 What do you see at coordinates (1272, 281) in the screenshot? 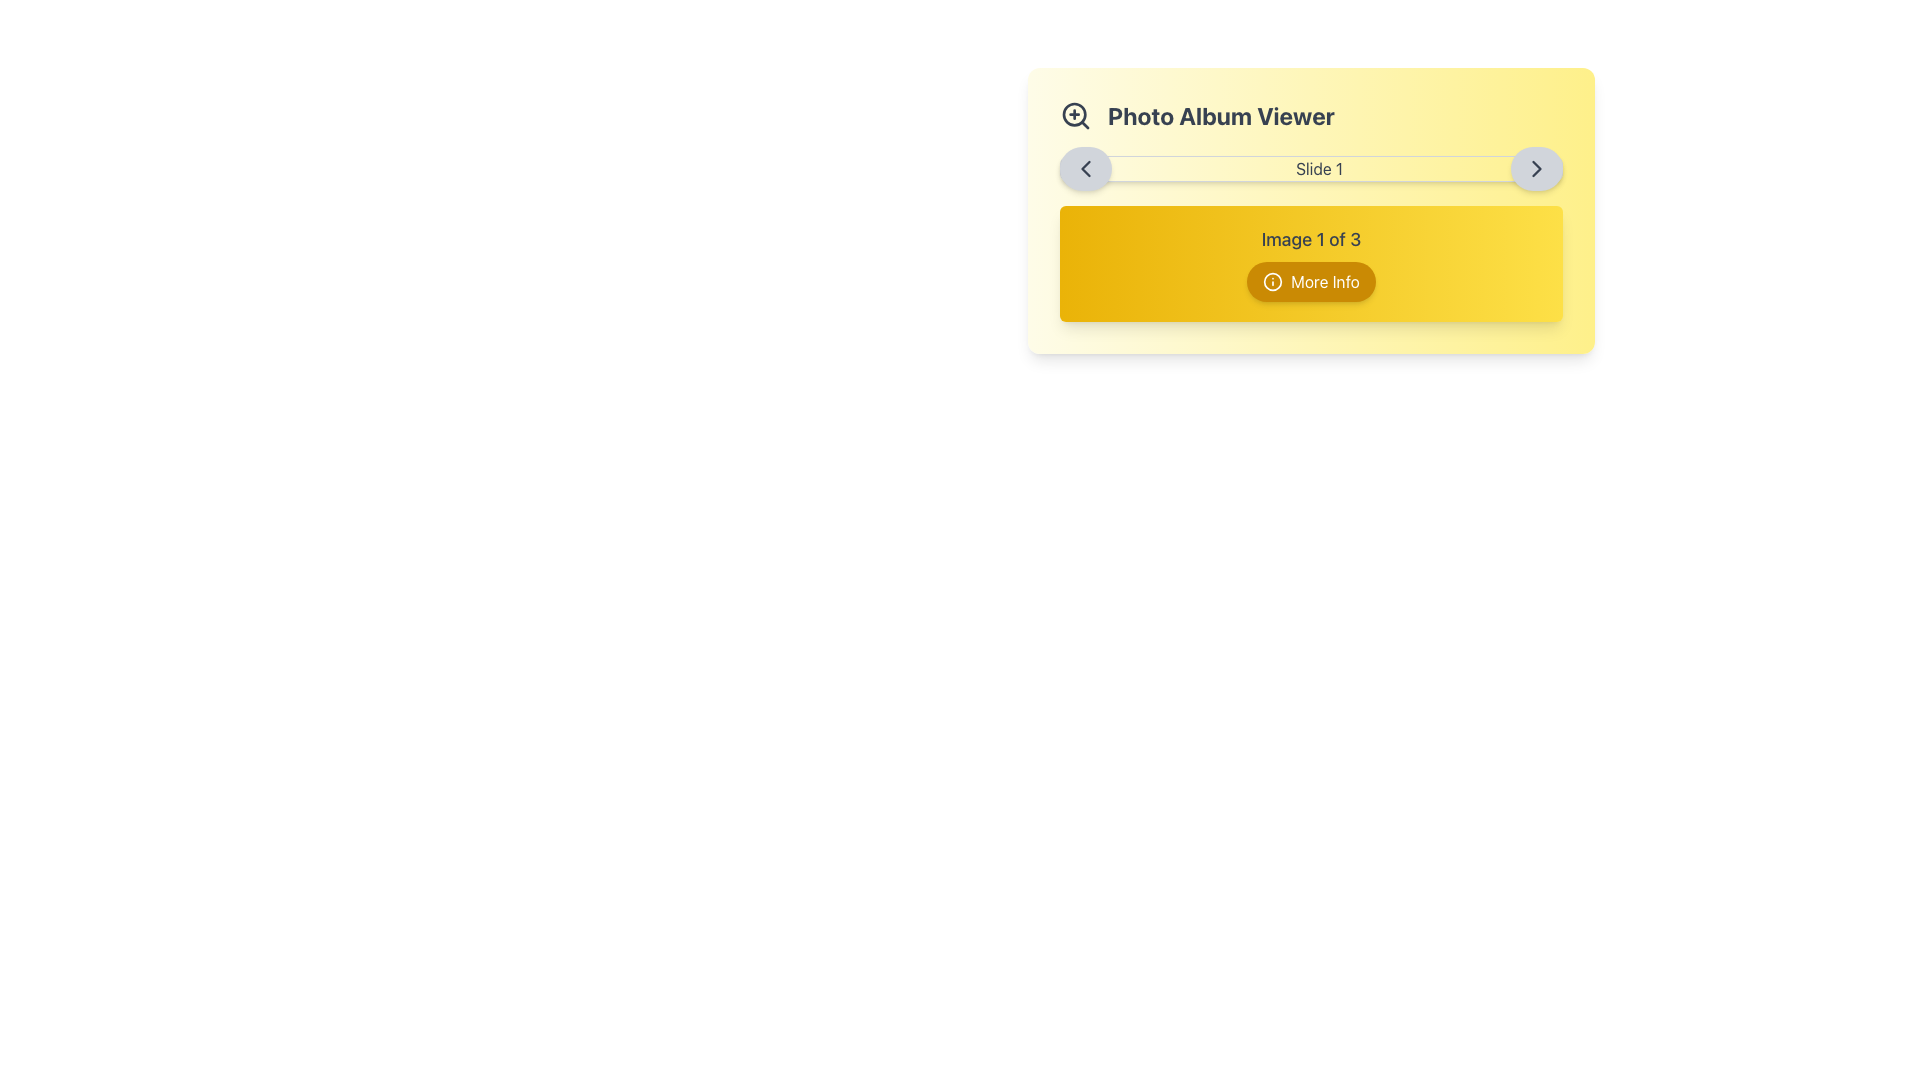
I see `the 'More Info' button which is represented by the icon located on the left side of the button` at bounding box center [1272, 281].